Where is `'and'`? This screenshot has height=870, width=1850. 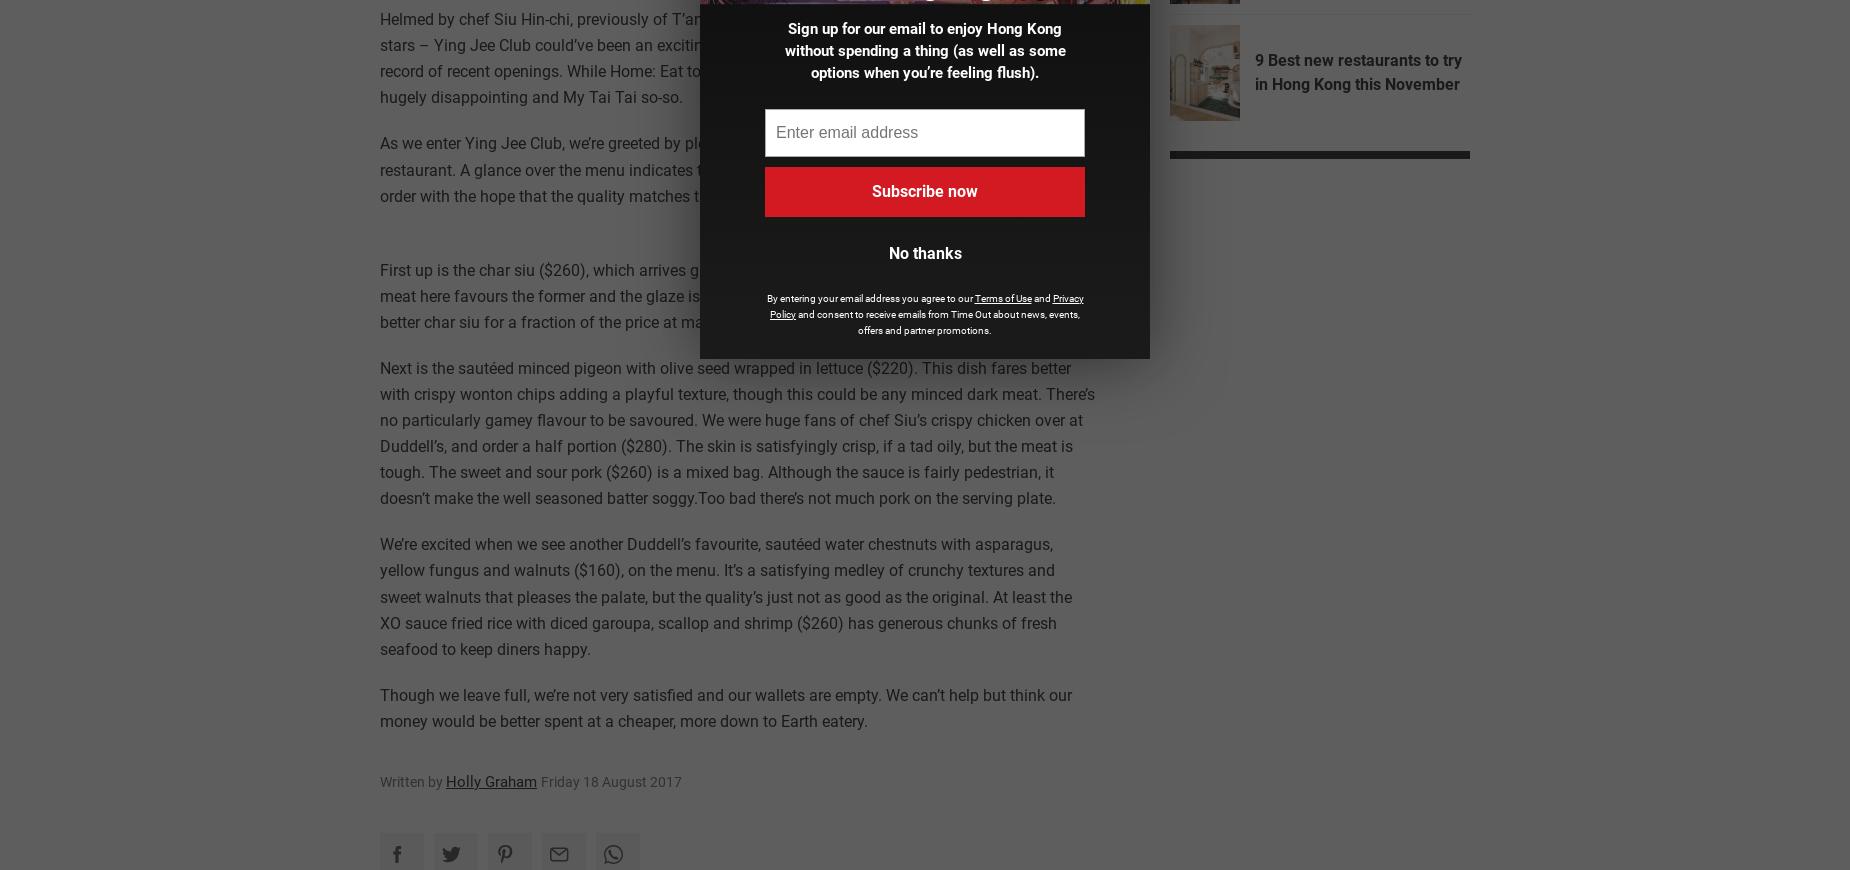
'and' is located at coordinates (1040, 297).